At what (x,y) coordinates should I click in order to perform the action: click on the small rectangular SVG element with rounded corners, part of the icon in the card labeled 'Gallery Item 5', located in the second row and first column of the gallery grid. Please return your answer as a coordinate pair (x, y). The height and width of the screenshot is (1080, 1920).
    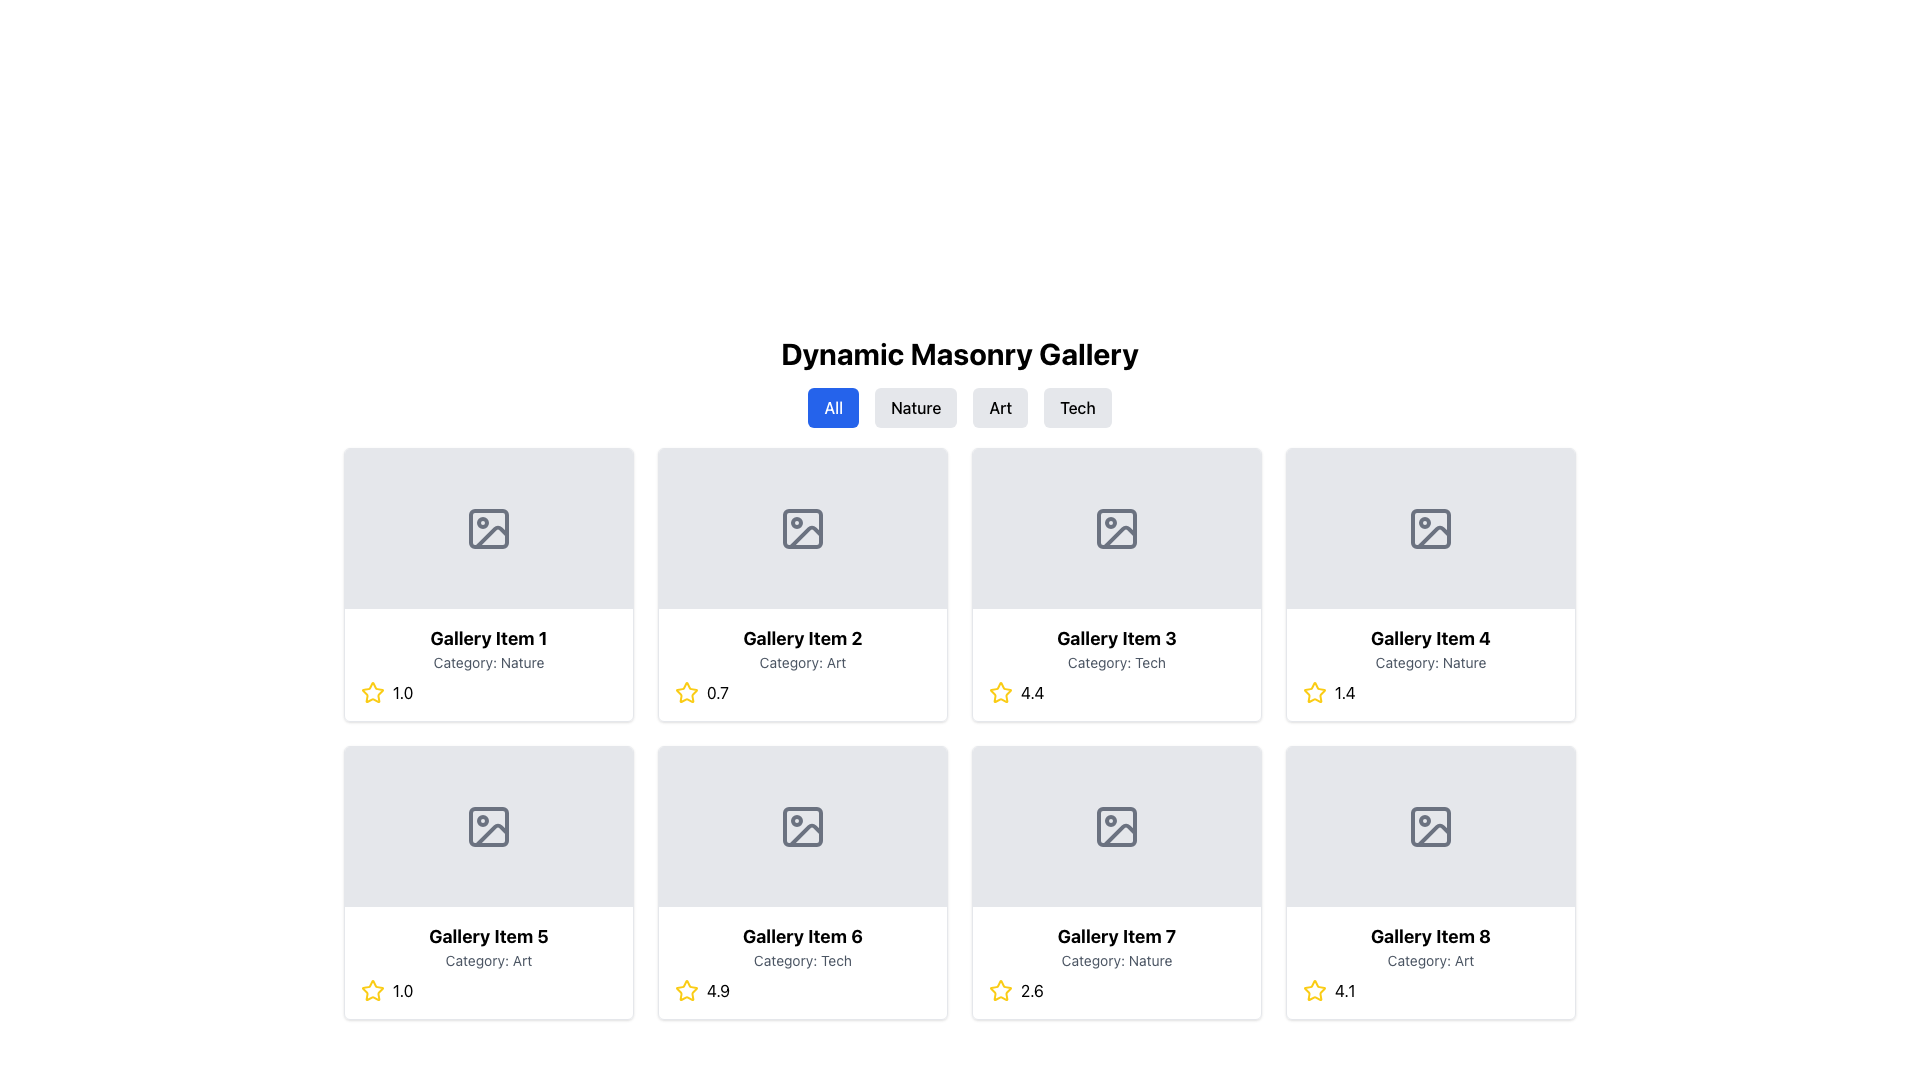
    Looking at the image, I should click on (489, 826).